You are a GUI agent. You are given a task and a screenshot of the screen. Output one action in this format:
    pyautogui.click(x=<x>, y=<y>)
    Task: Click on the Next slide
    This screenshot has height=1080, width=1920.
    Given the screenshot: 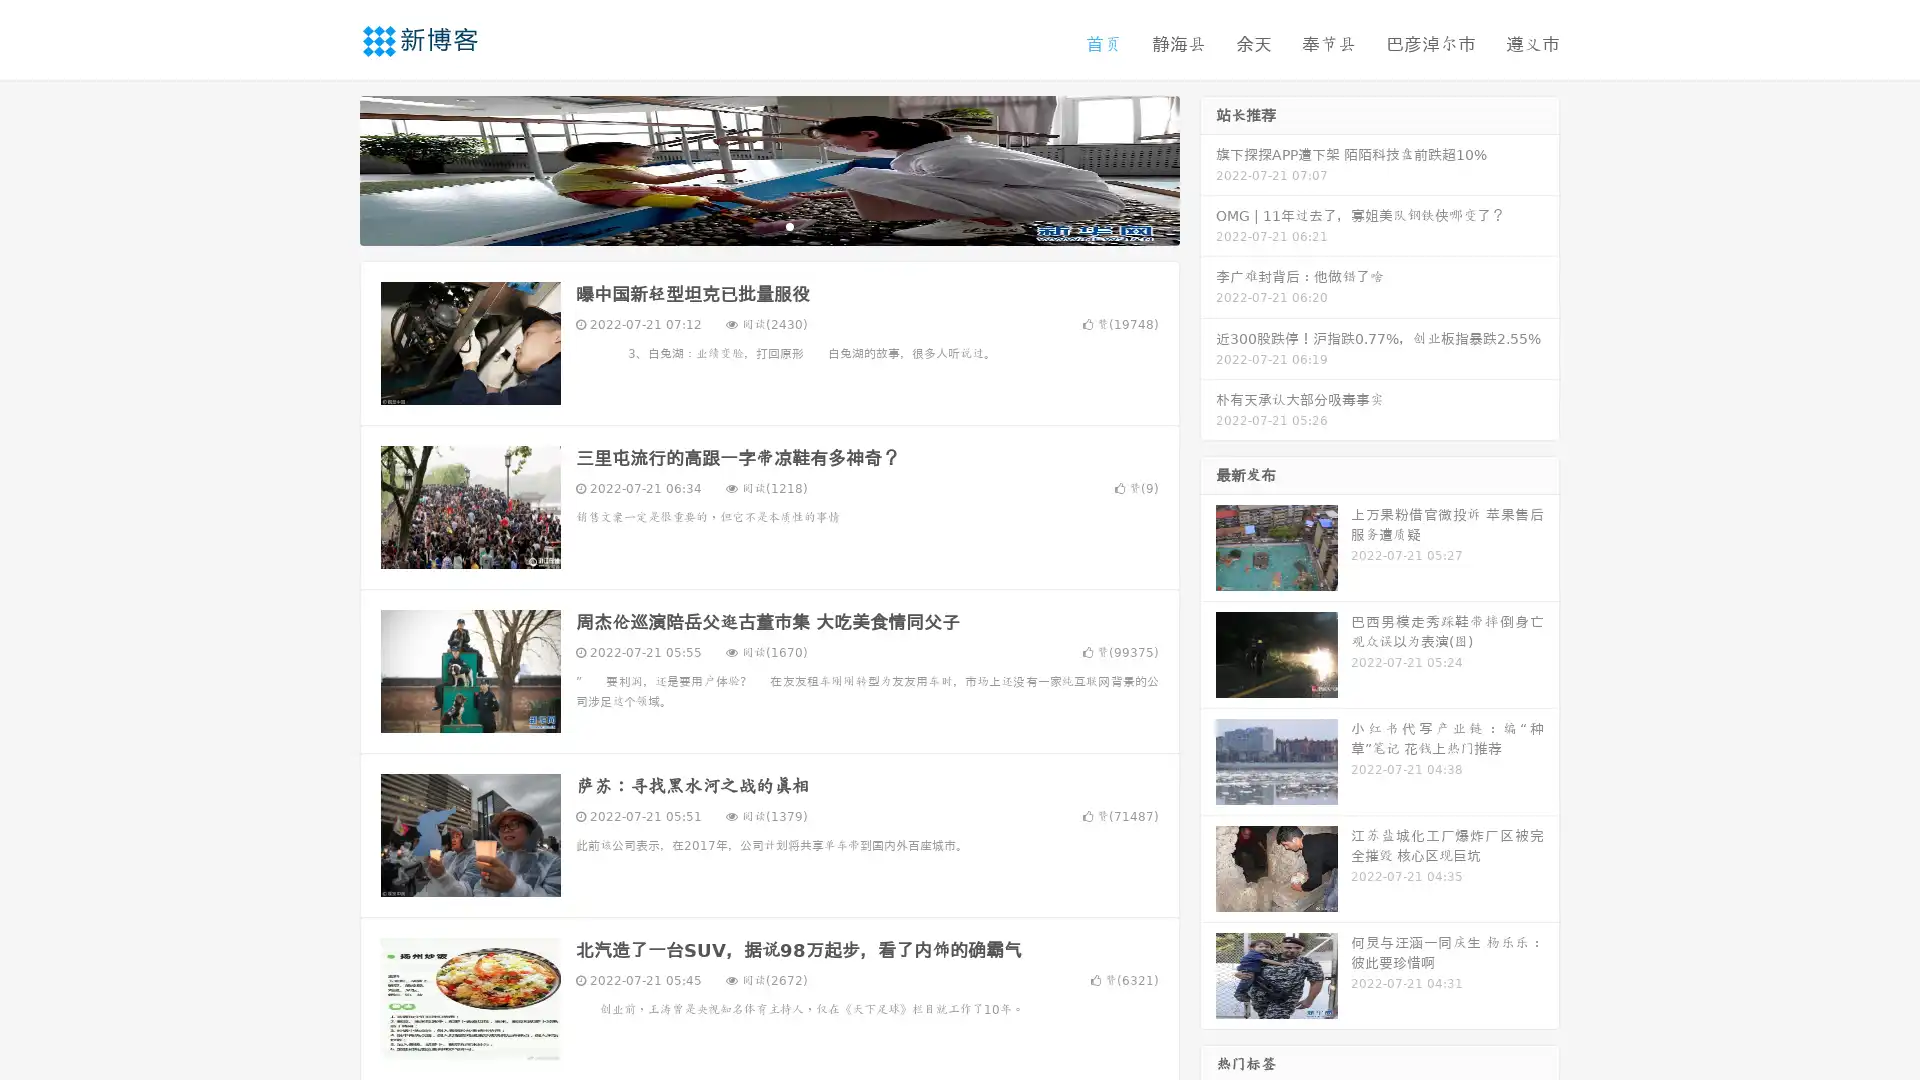 What is the action you would take?
    pyautogui.click(x=1208, y=168)
    